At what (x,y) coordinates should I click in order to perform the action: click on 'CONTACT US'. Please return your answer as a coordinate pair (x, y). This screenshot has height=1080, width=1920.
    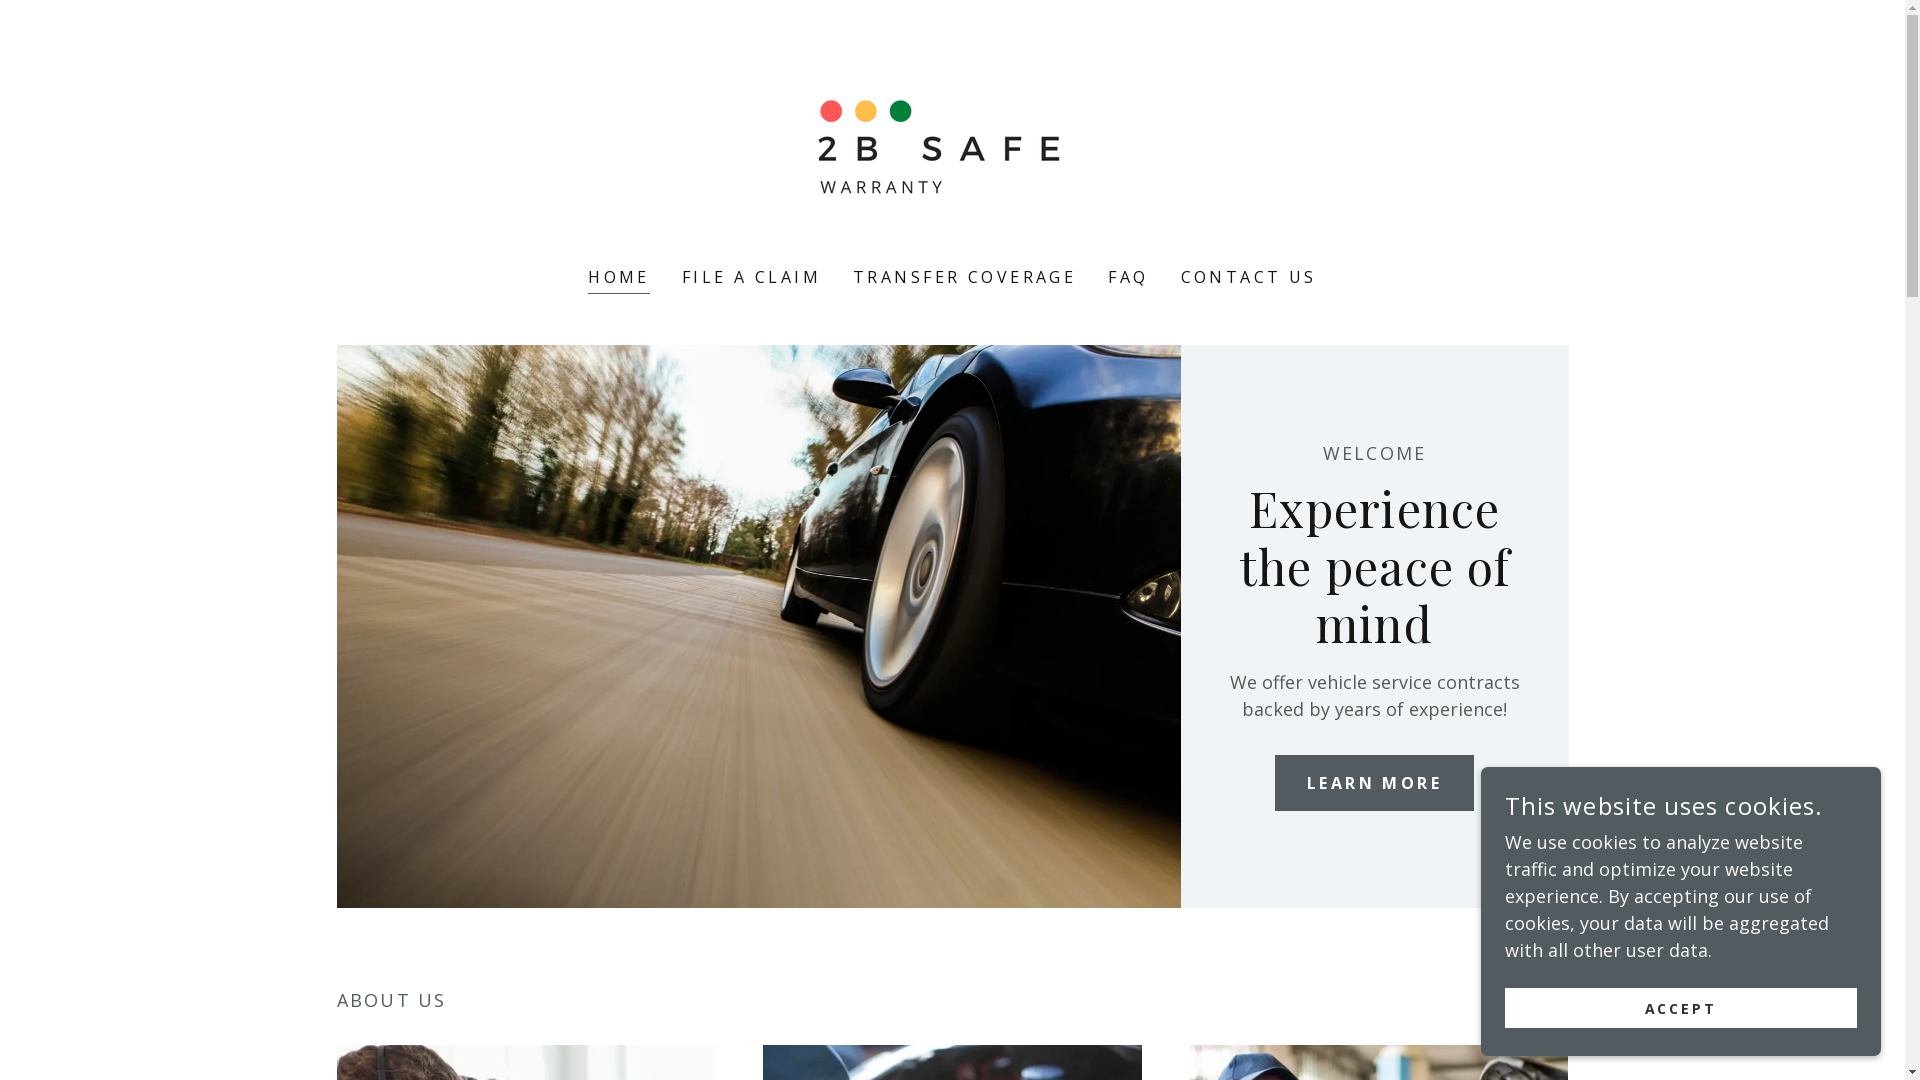
    Looking at the image, I should click on (1247, 277).